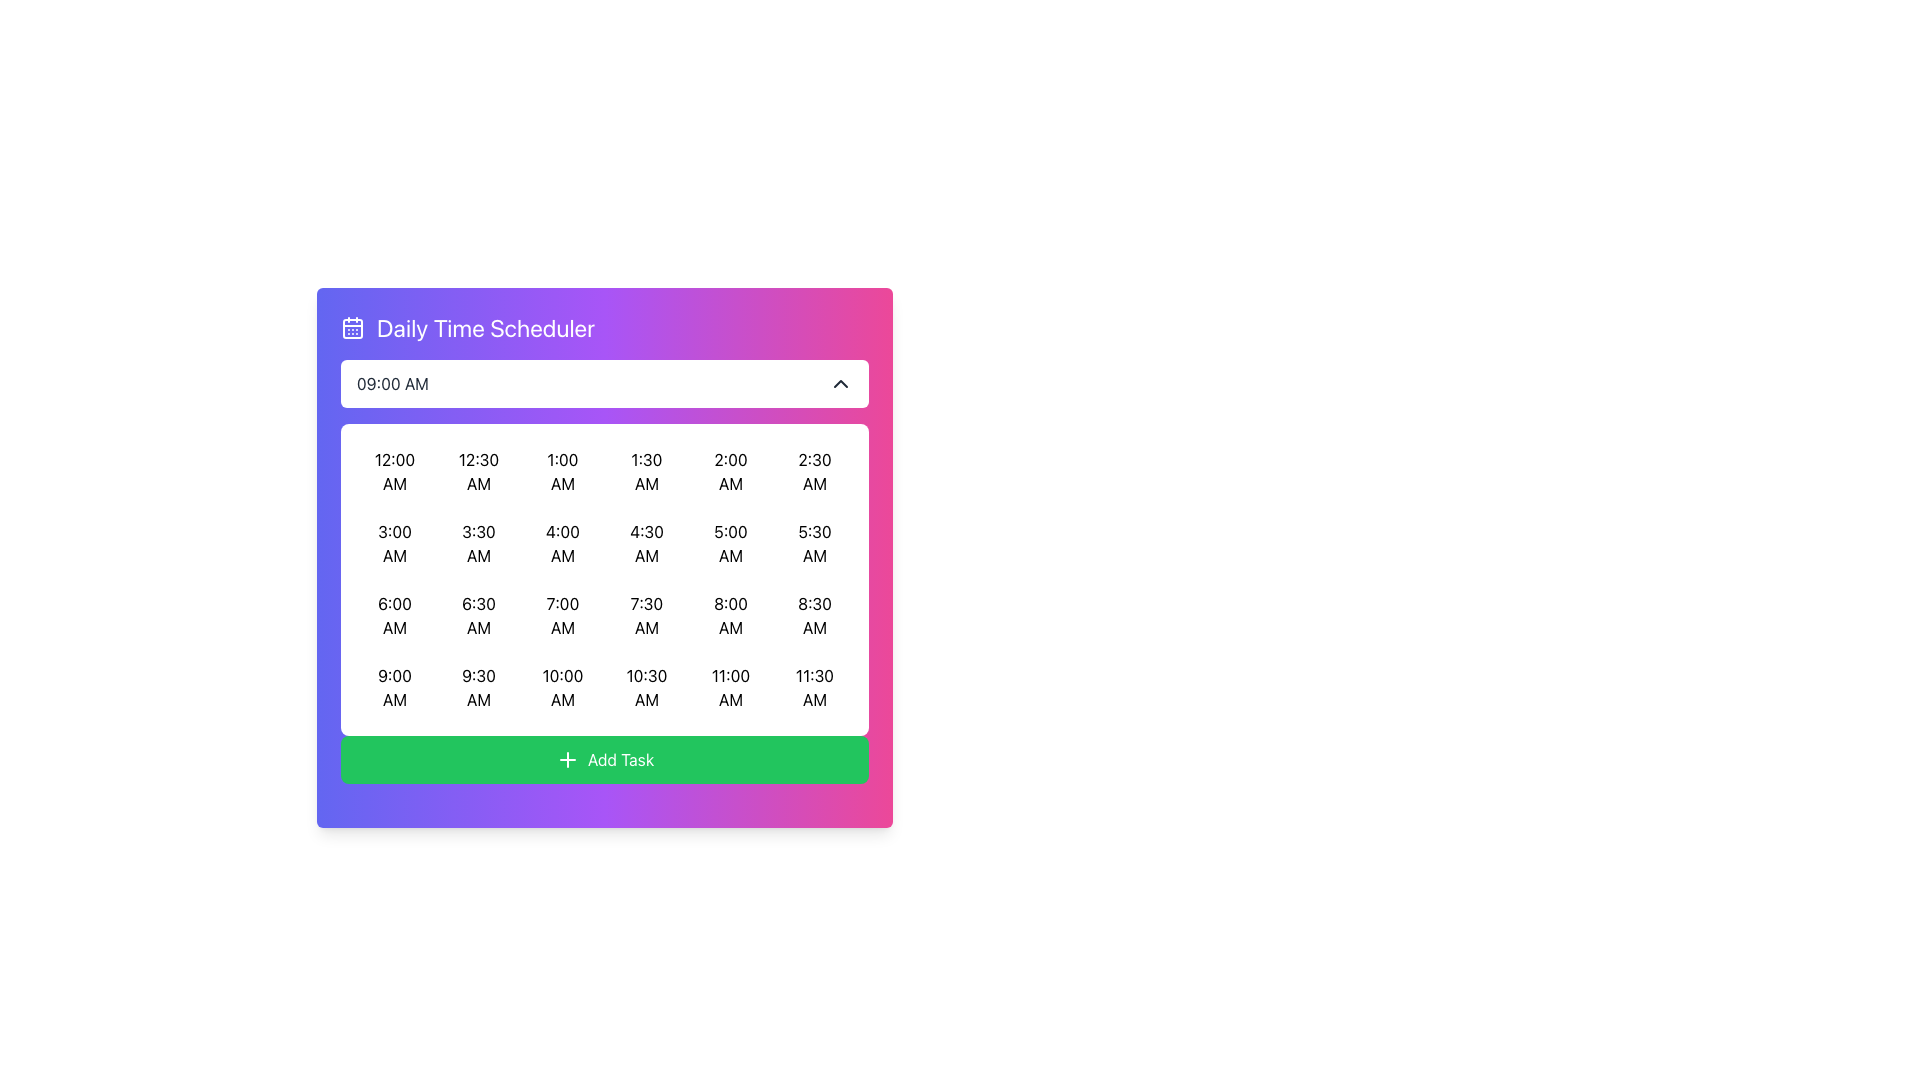 This screenshot has width=1920, height=1080. Describe the element at coordinates (394, 686) in the screenshot. I see `the '9:00 AM' time selection button in the Daily Time Scheduler grid` at that location.